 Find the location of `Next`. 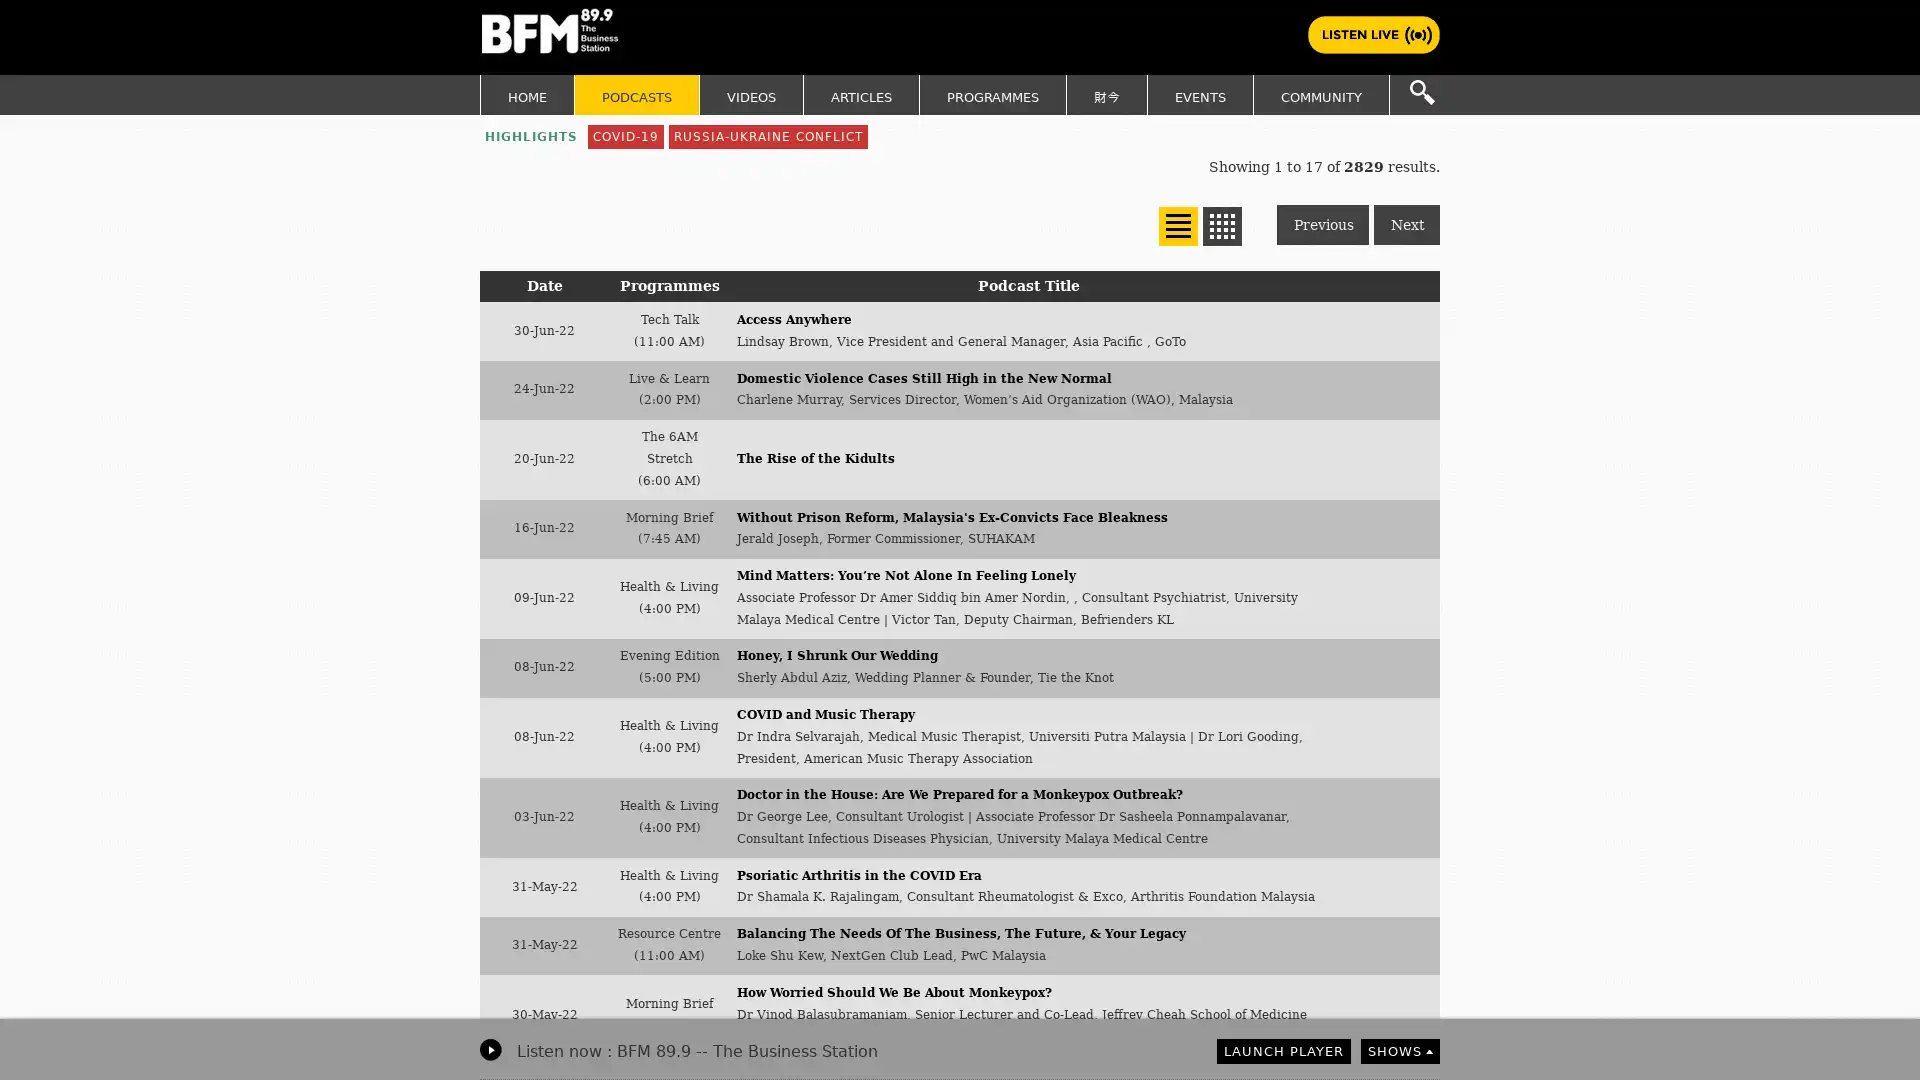

Next is located at coordinates (1405, 224).